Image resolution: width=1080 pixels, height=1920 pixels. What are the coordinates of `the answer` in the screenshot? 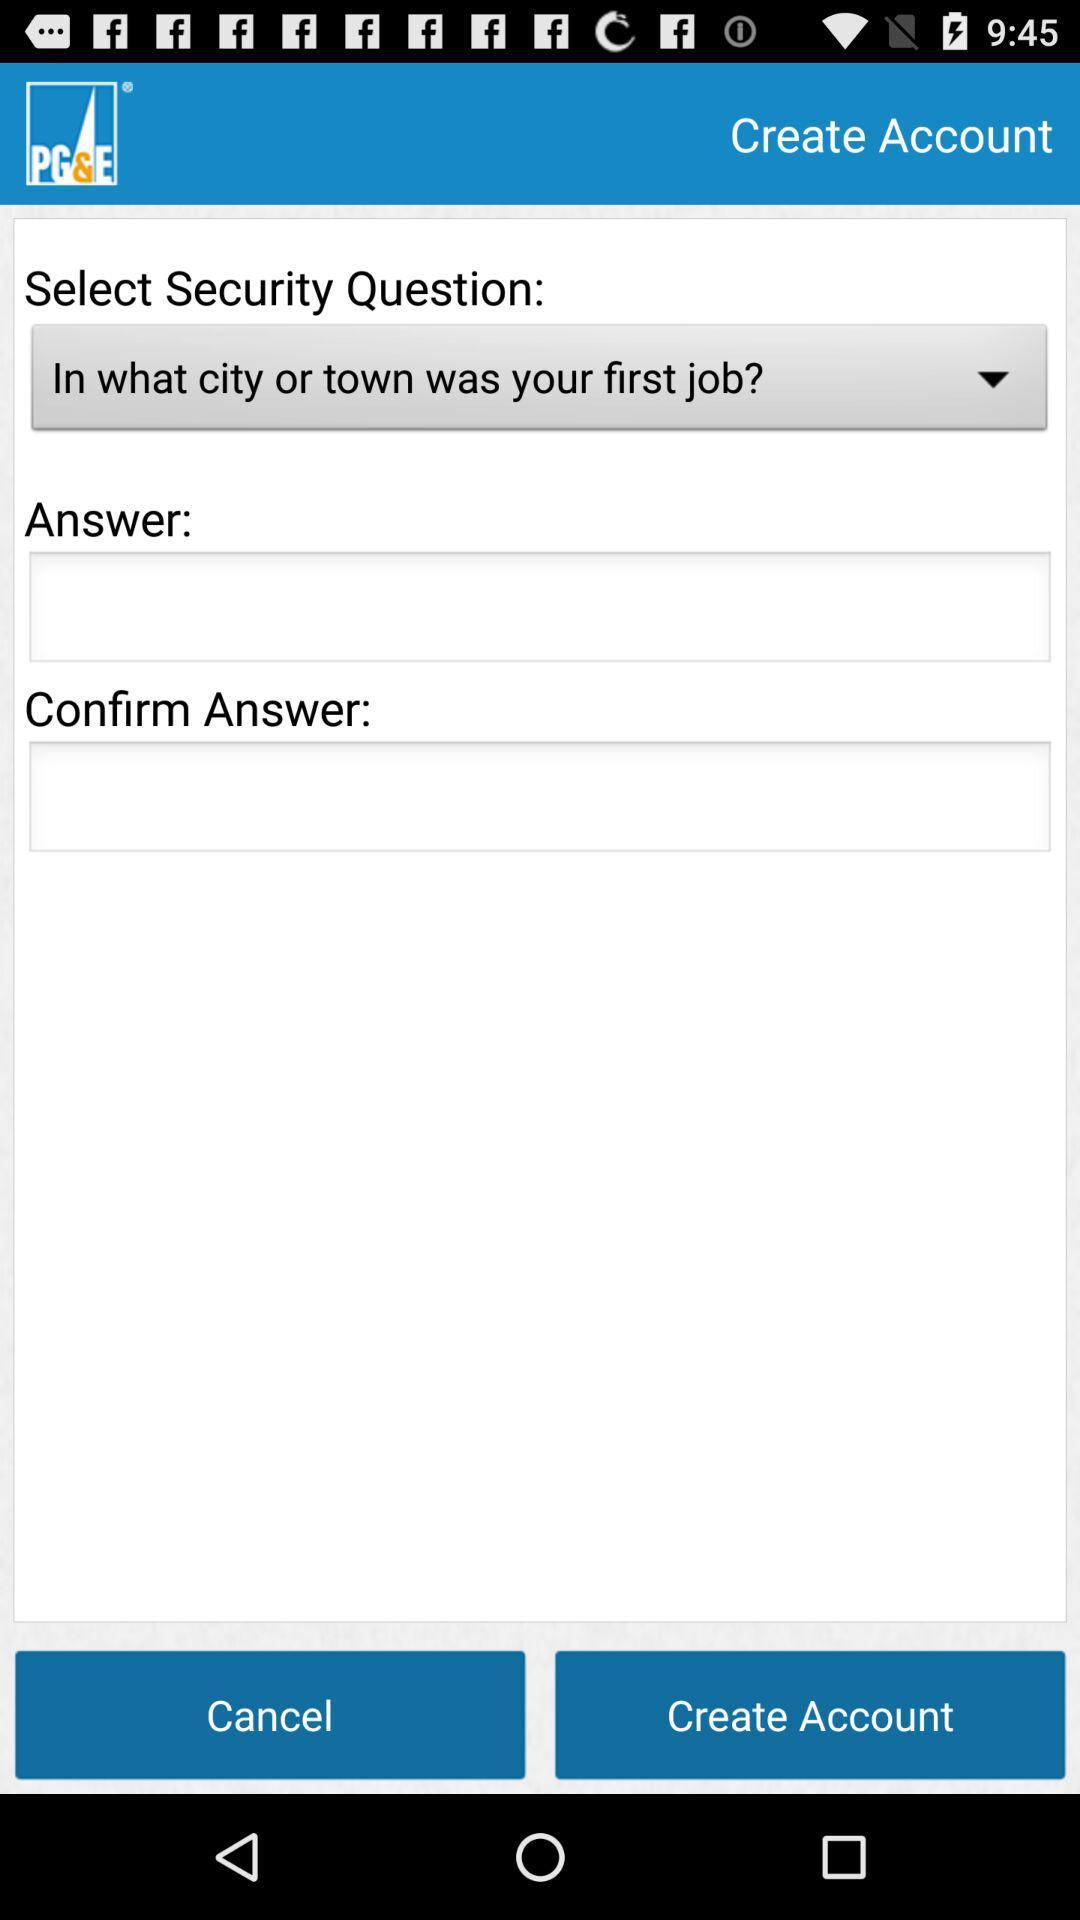 It's located at (540, 611).